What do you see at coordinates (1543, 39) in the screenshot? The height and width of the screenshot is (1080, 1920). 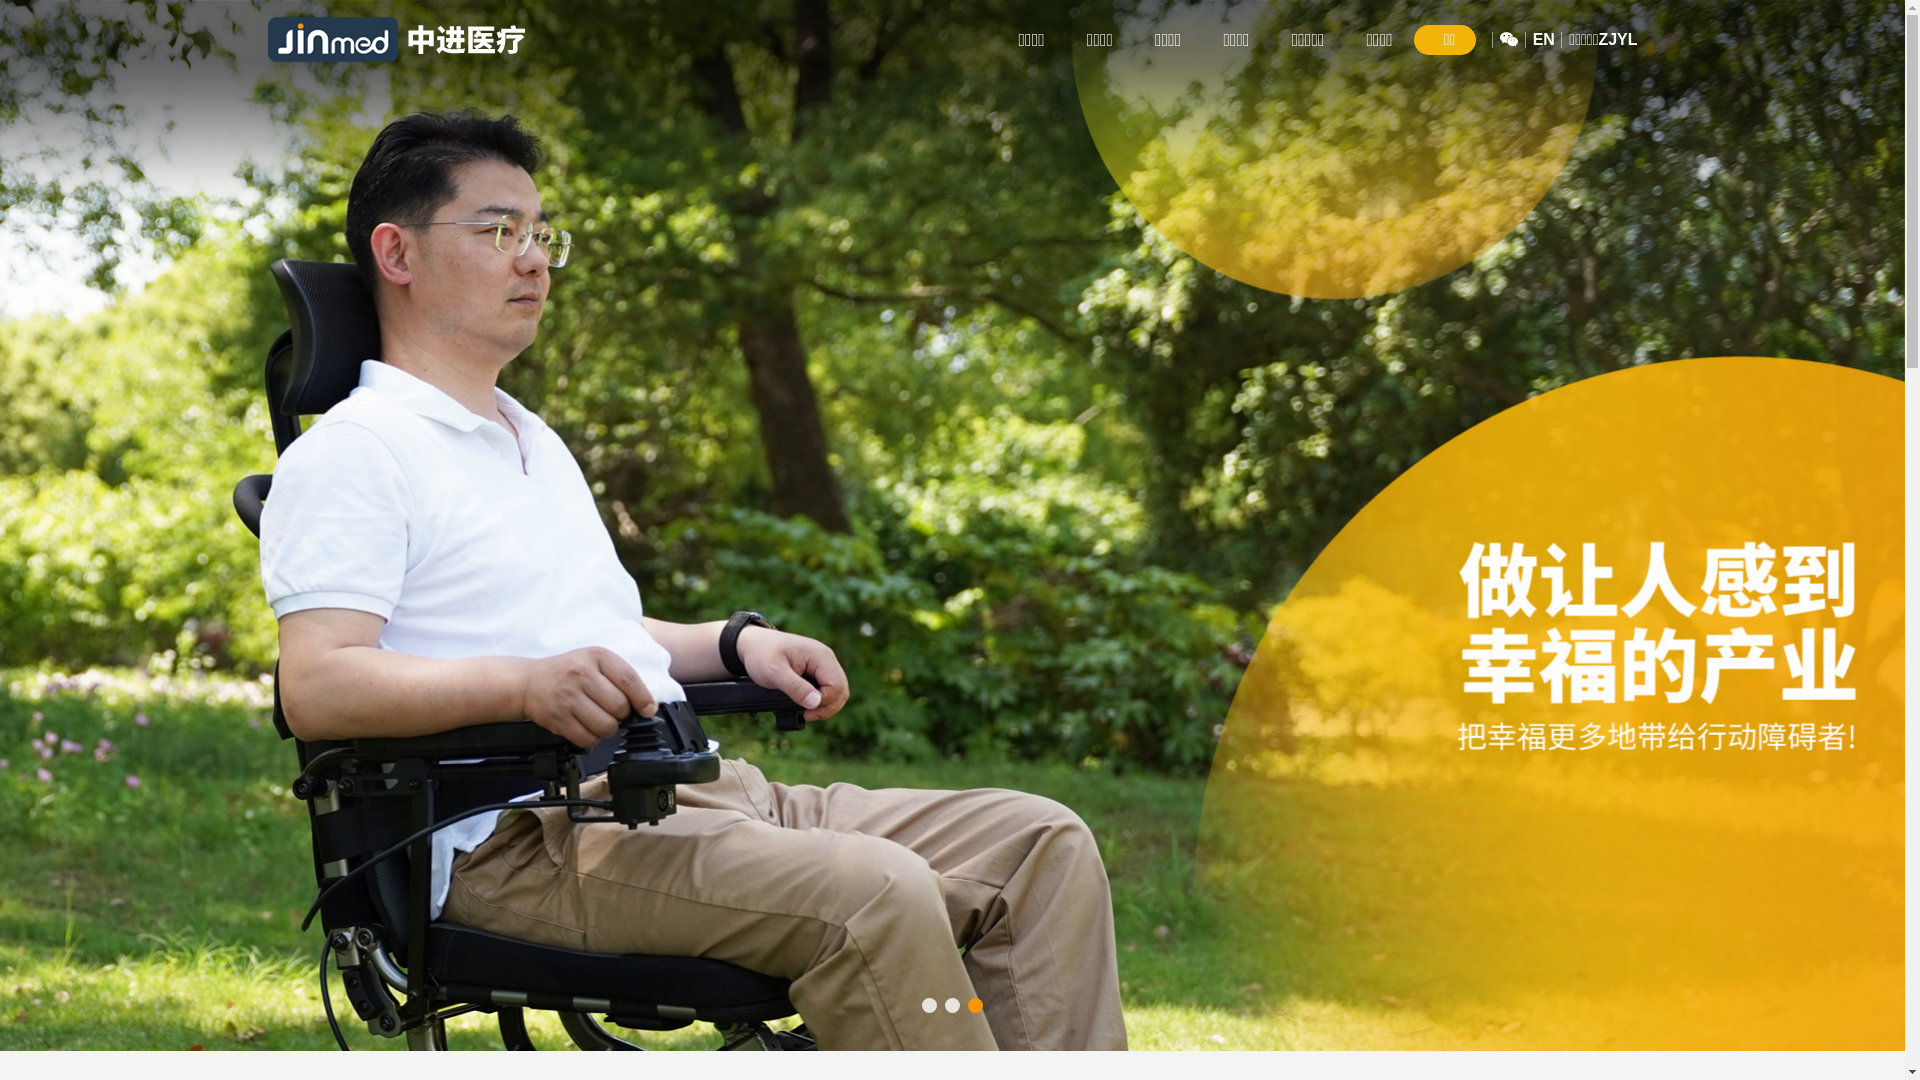 I see `'EN'` at bounding box center [1543, 39].